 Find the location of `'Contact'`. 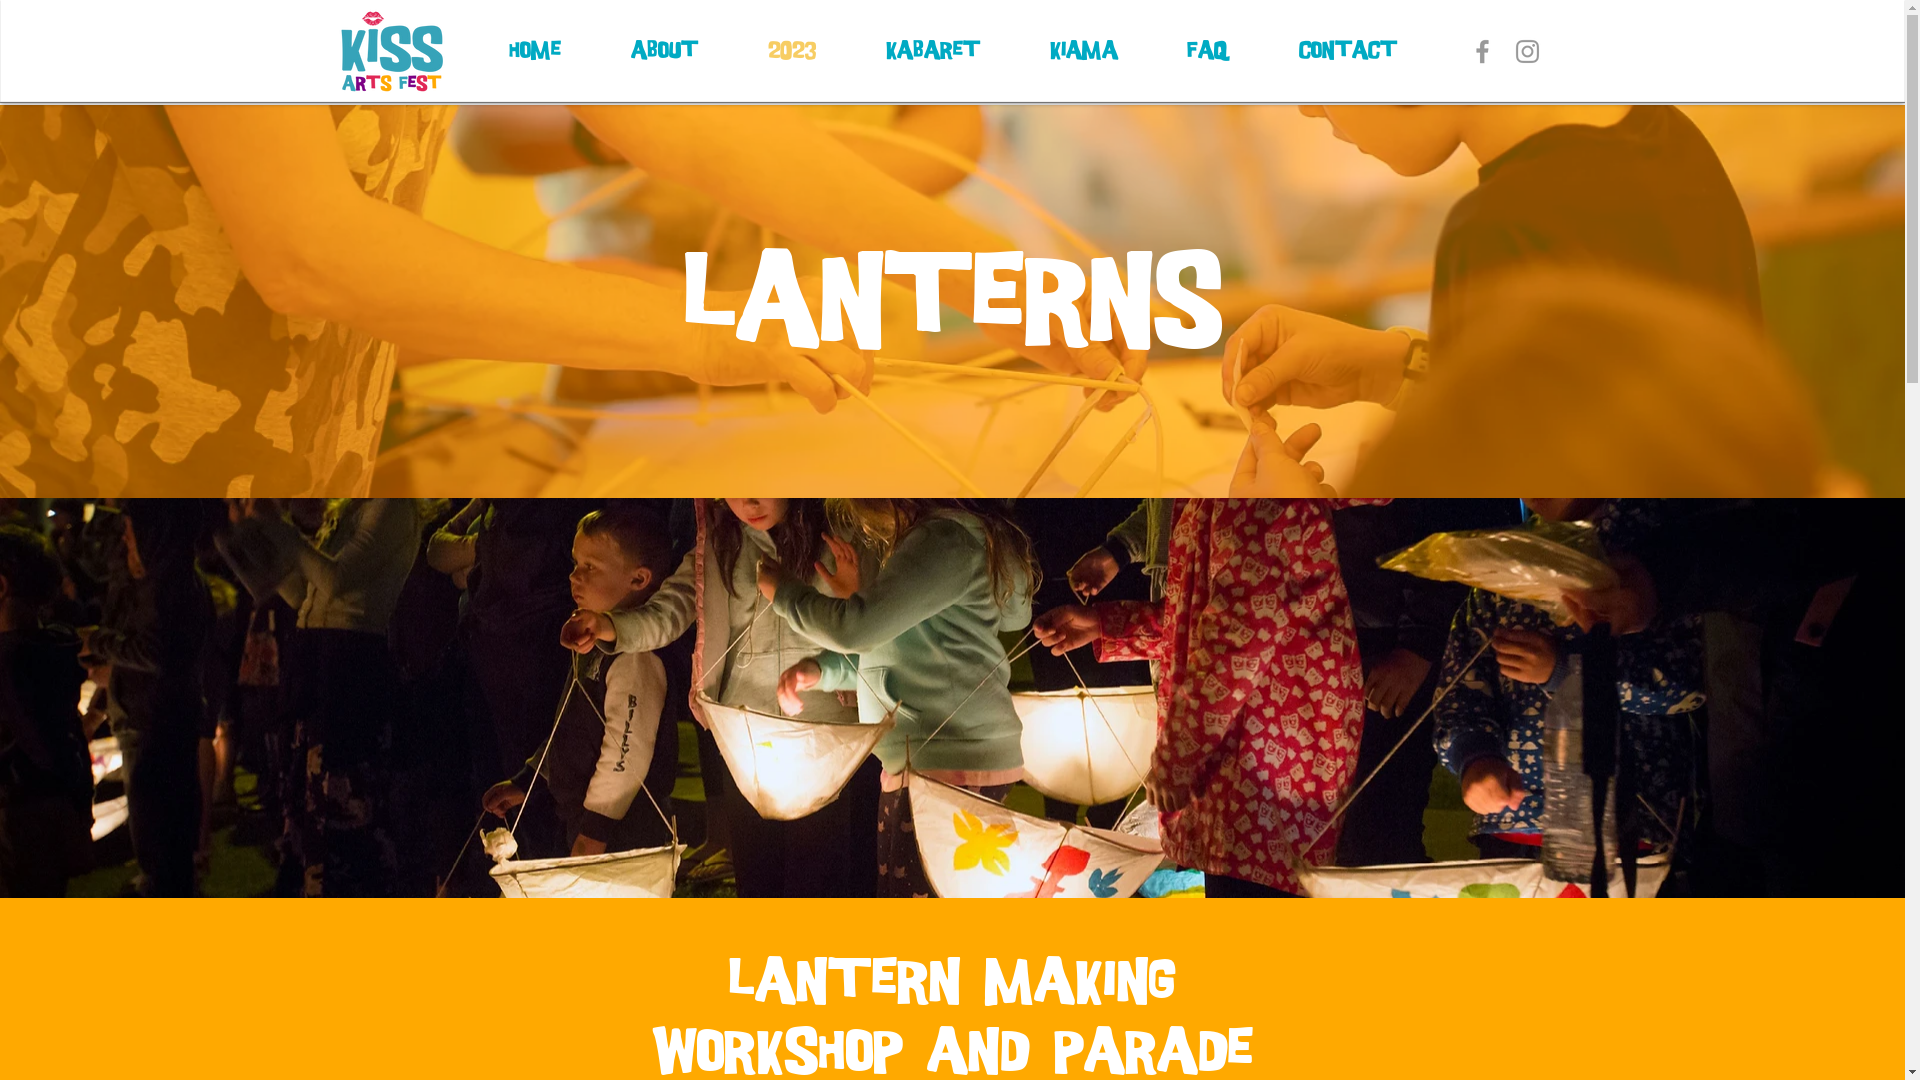

'Contact' is located at coordinates (1347, 49).